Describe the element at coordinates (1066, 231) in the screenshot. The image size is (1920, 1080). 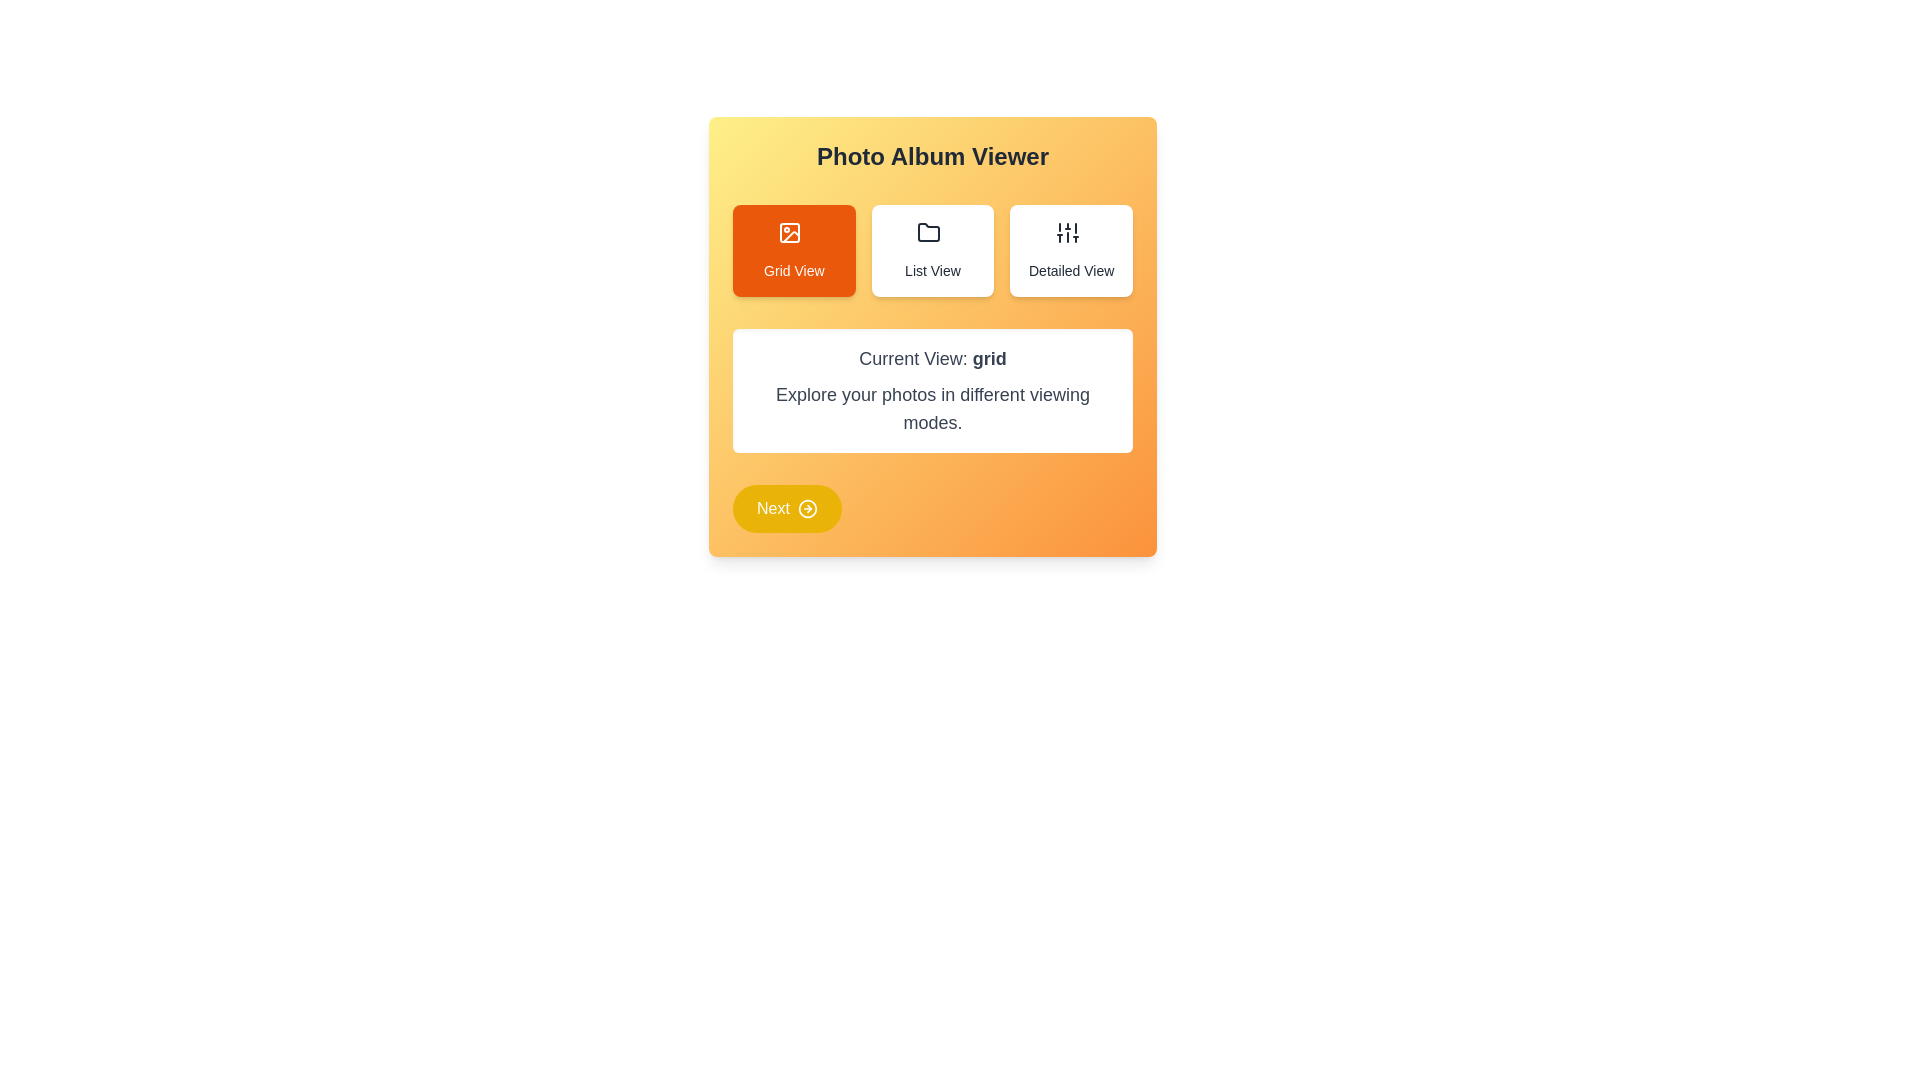
I see `the vertical sliders icon, which is represented by three vertical lines of varying lengths with small horizontal dashes intersecting them` at that location.